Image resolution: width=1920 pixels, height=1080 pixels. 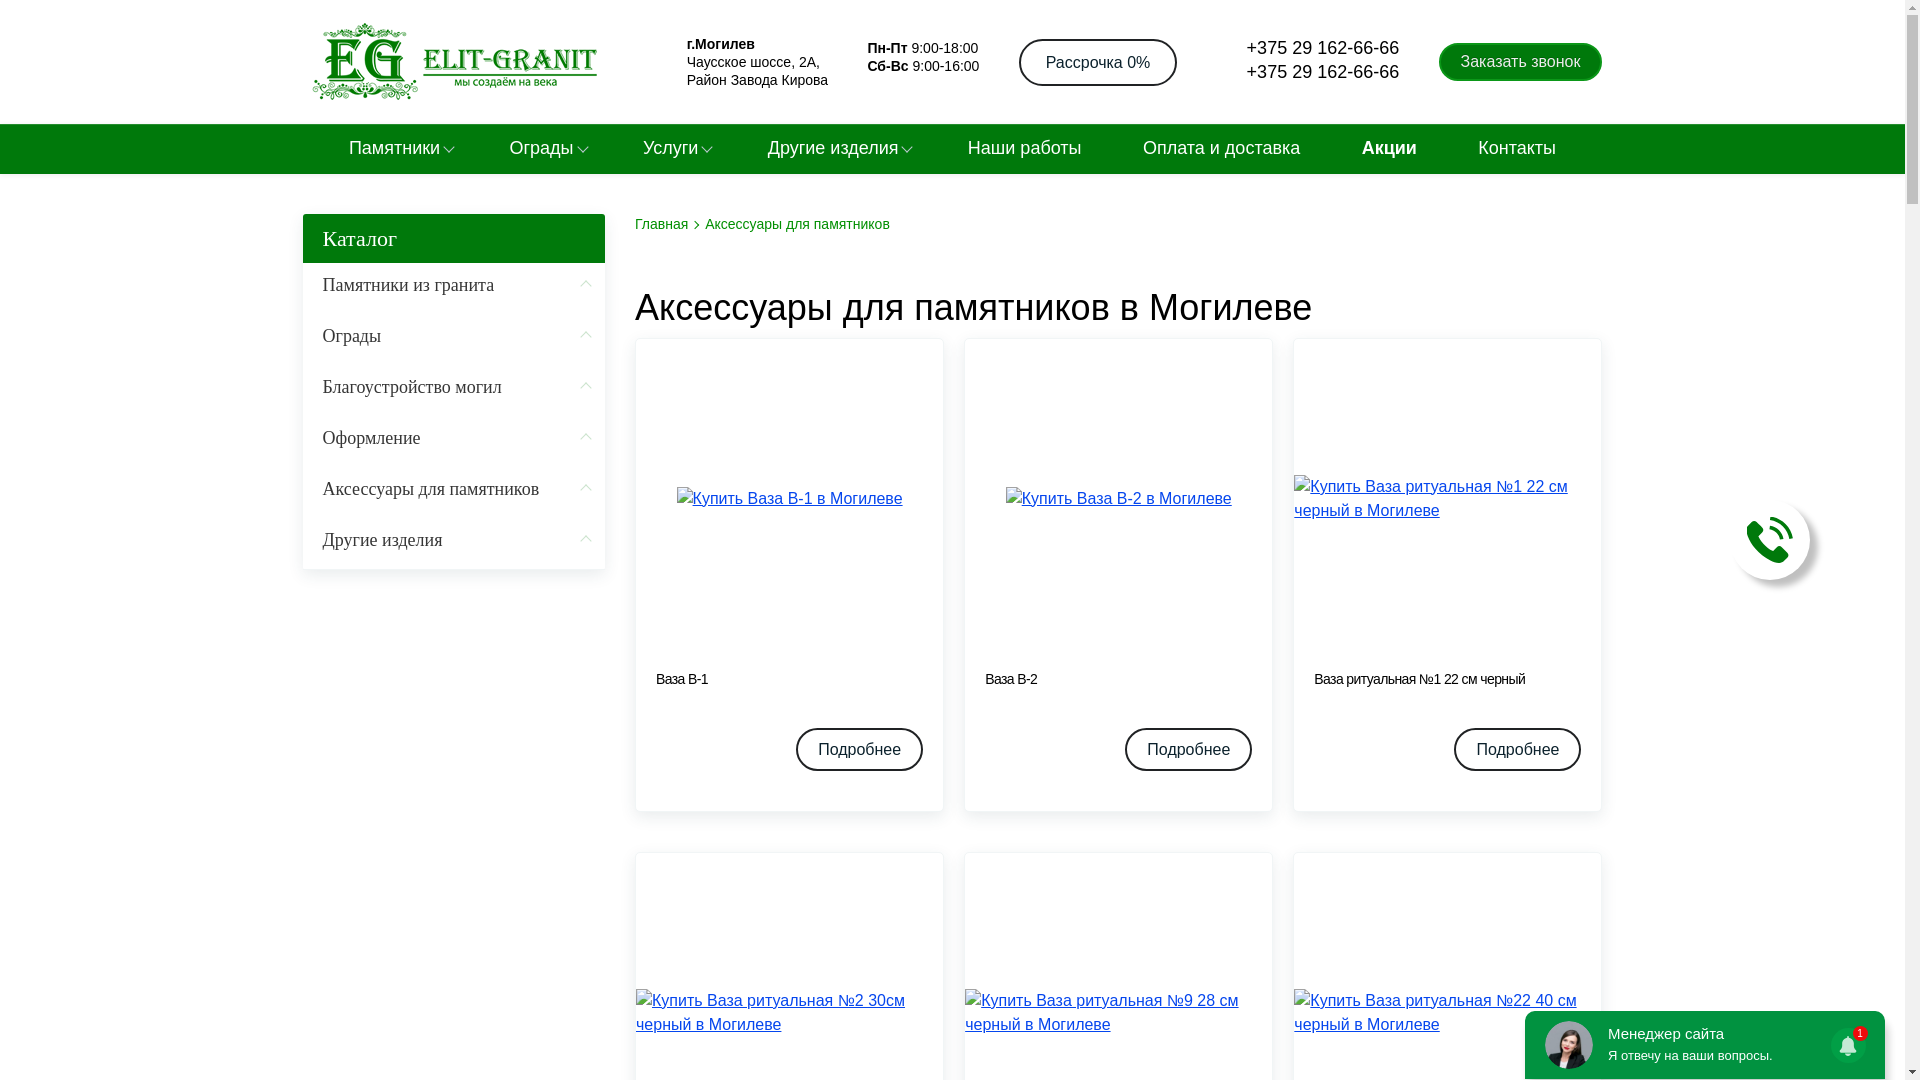 What do you see at coordinates (1308, 48) in the screenshot?
I see `'+375 29 162-66-66'` at bounding box center [1308, 48].